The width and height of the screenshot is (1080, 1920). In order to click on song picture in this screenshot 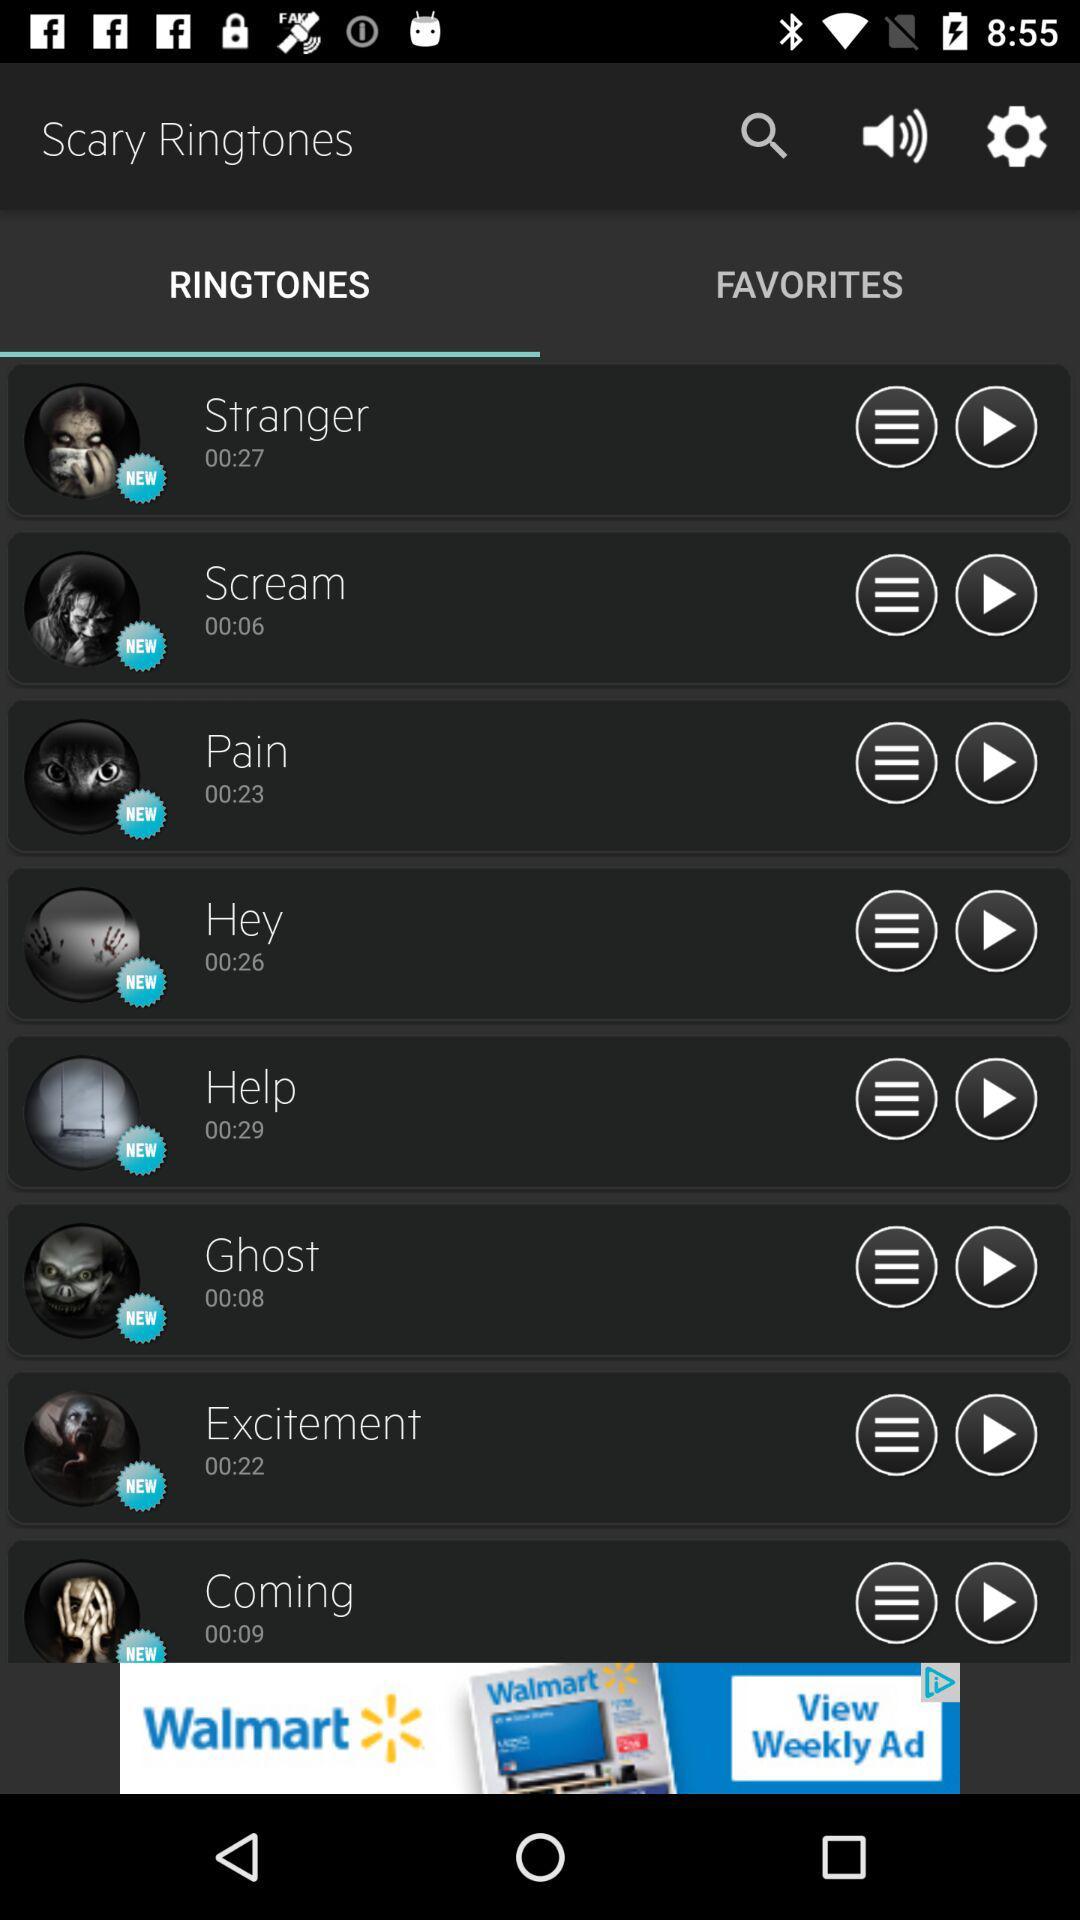, I will do `click(80, 944)`.